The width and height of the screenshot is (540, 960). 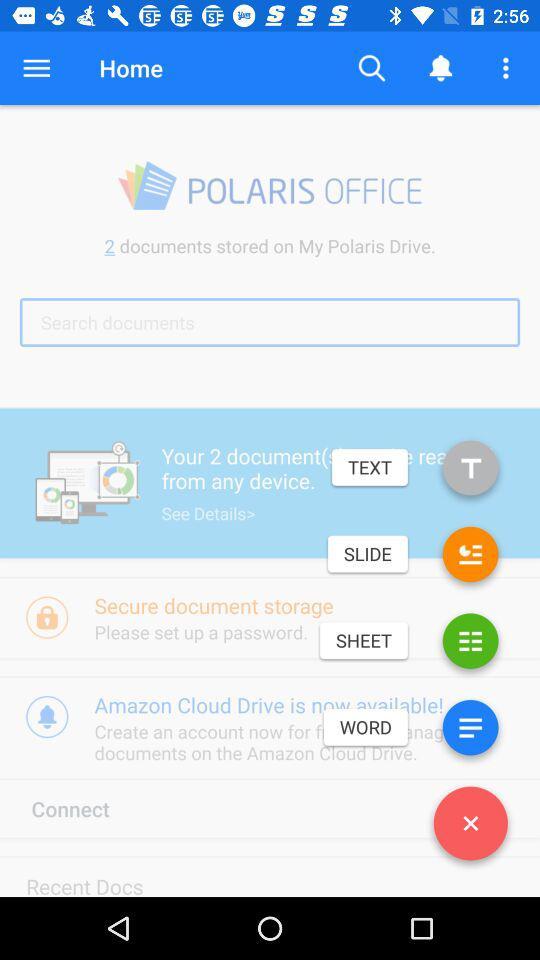 I want to click on to select the document sheet, so click(x=470, y=644).